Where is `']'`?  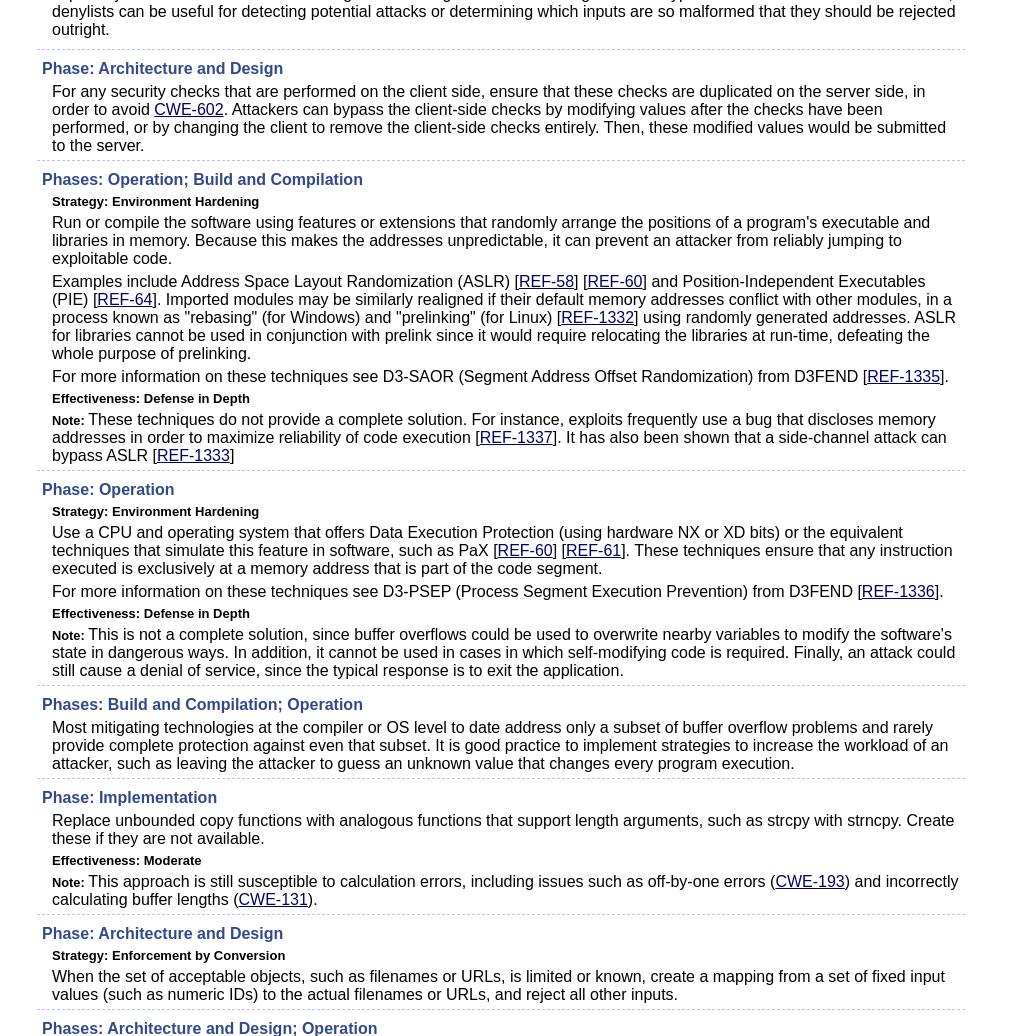 ']' is located at coordinates (231, 455).